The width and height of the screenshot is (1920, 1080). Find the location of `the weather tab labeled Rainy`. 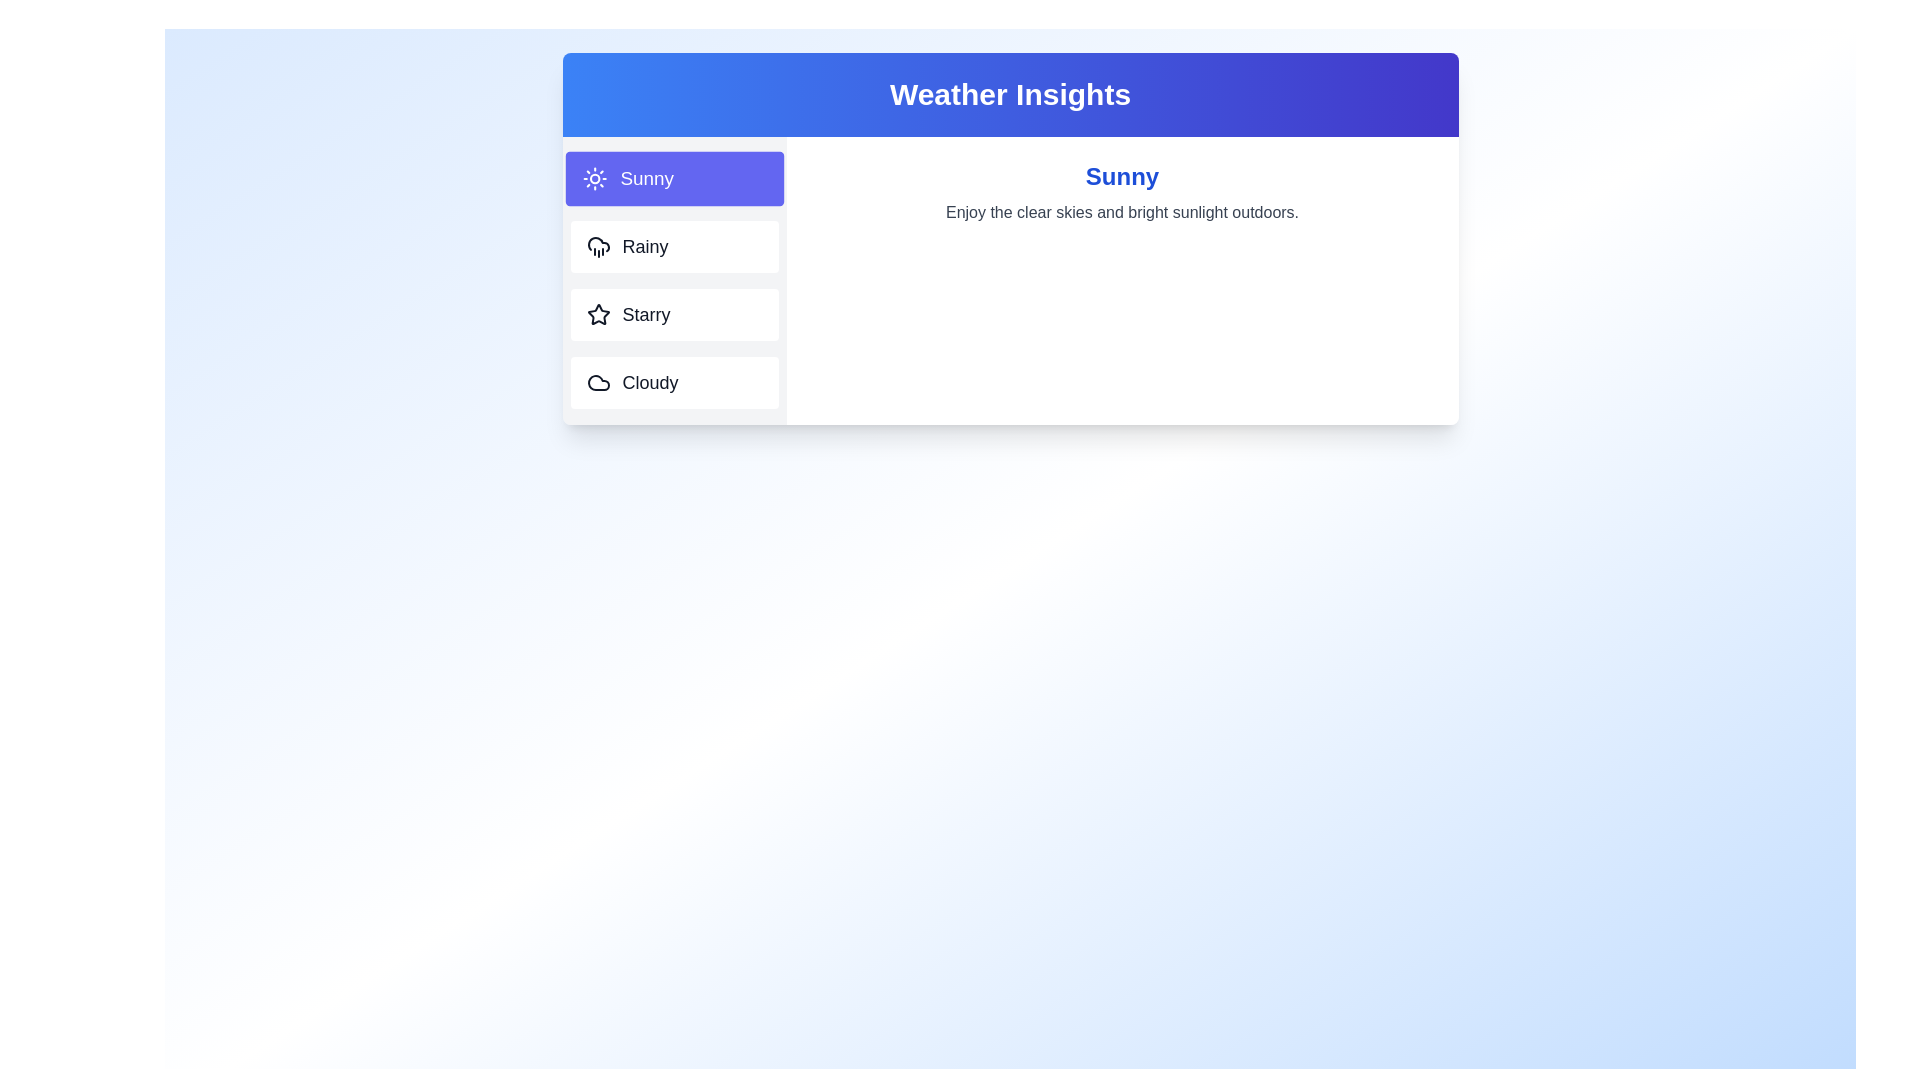

the weather tab labeled Rainy is located at coordinates (674, 245).